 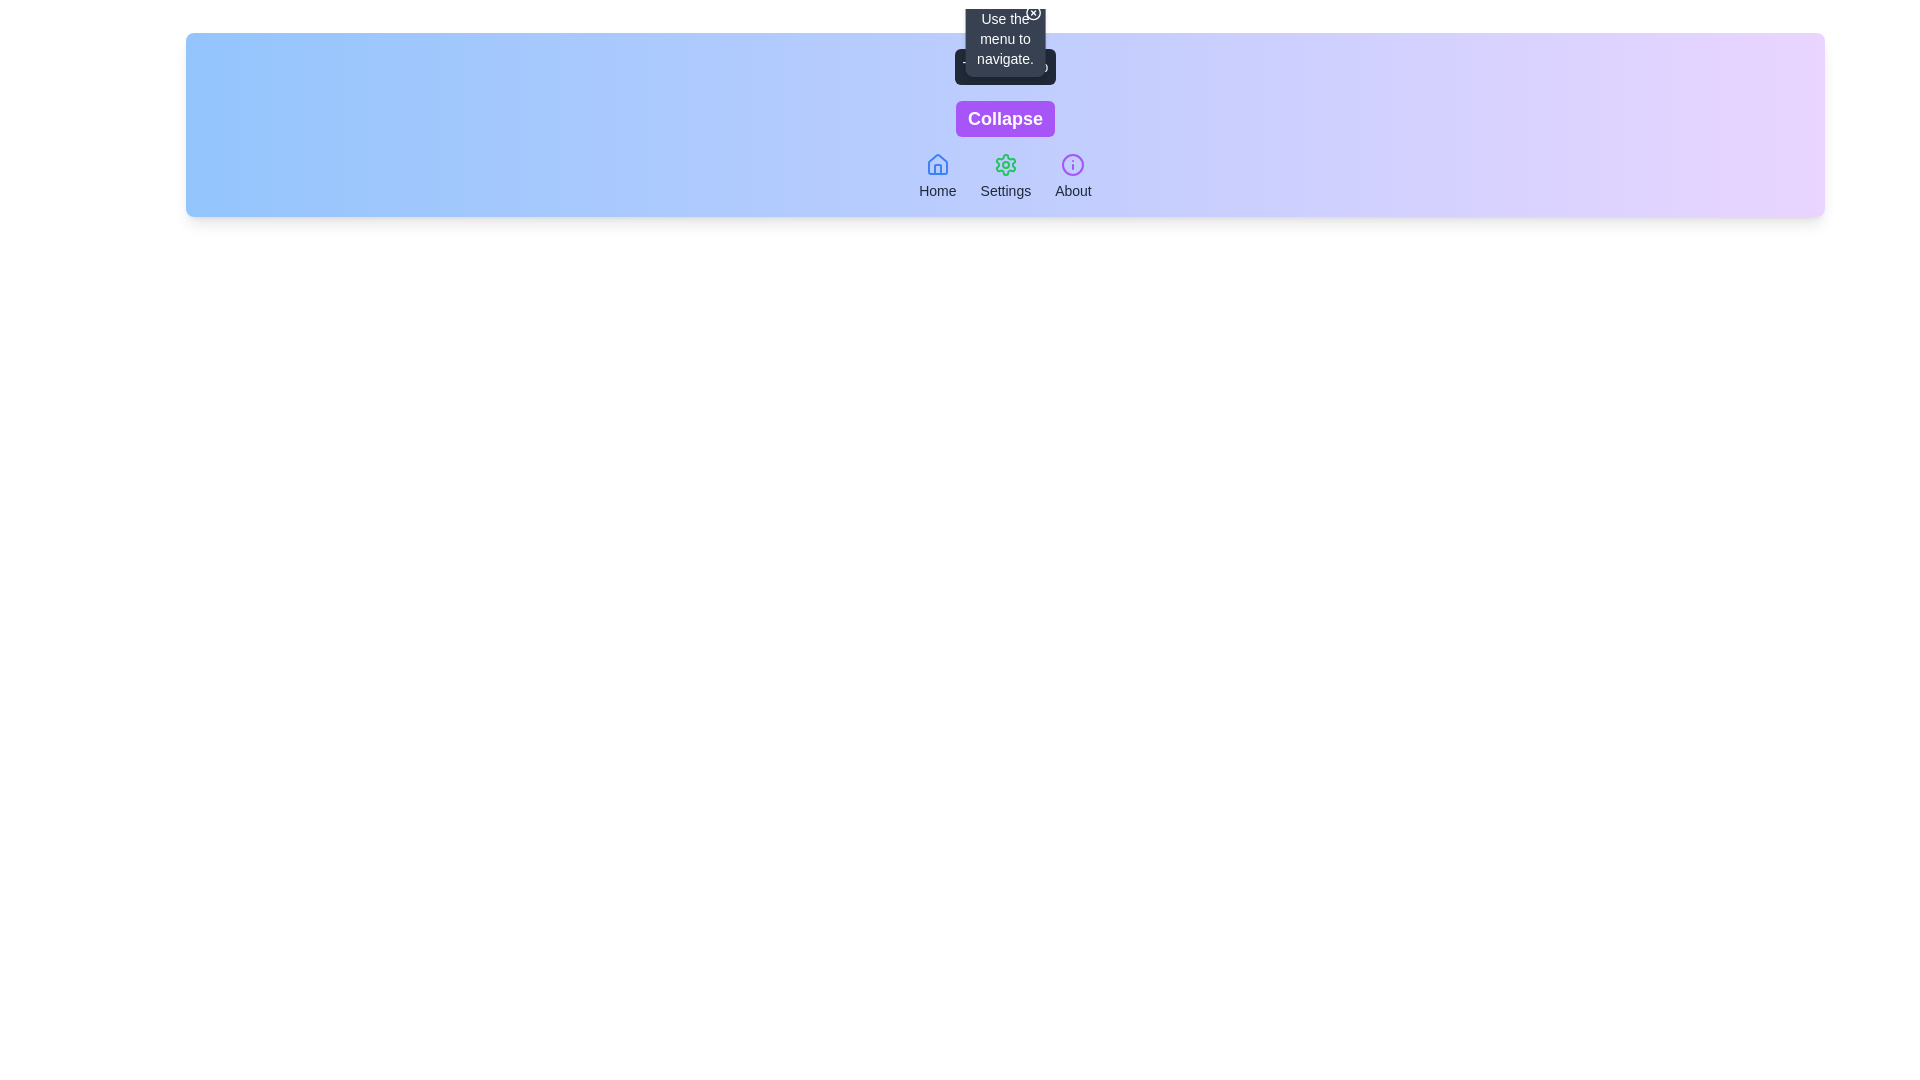 What do you see at coordinates (1005, 176) in the screenshot?
I see `the Navigation button with a labeled icon, which is the second item in a row of three elements located below the 'Collapse' button` at bounding box center [1005, 176].